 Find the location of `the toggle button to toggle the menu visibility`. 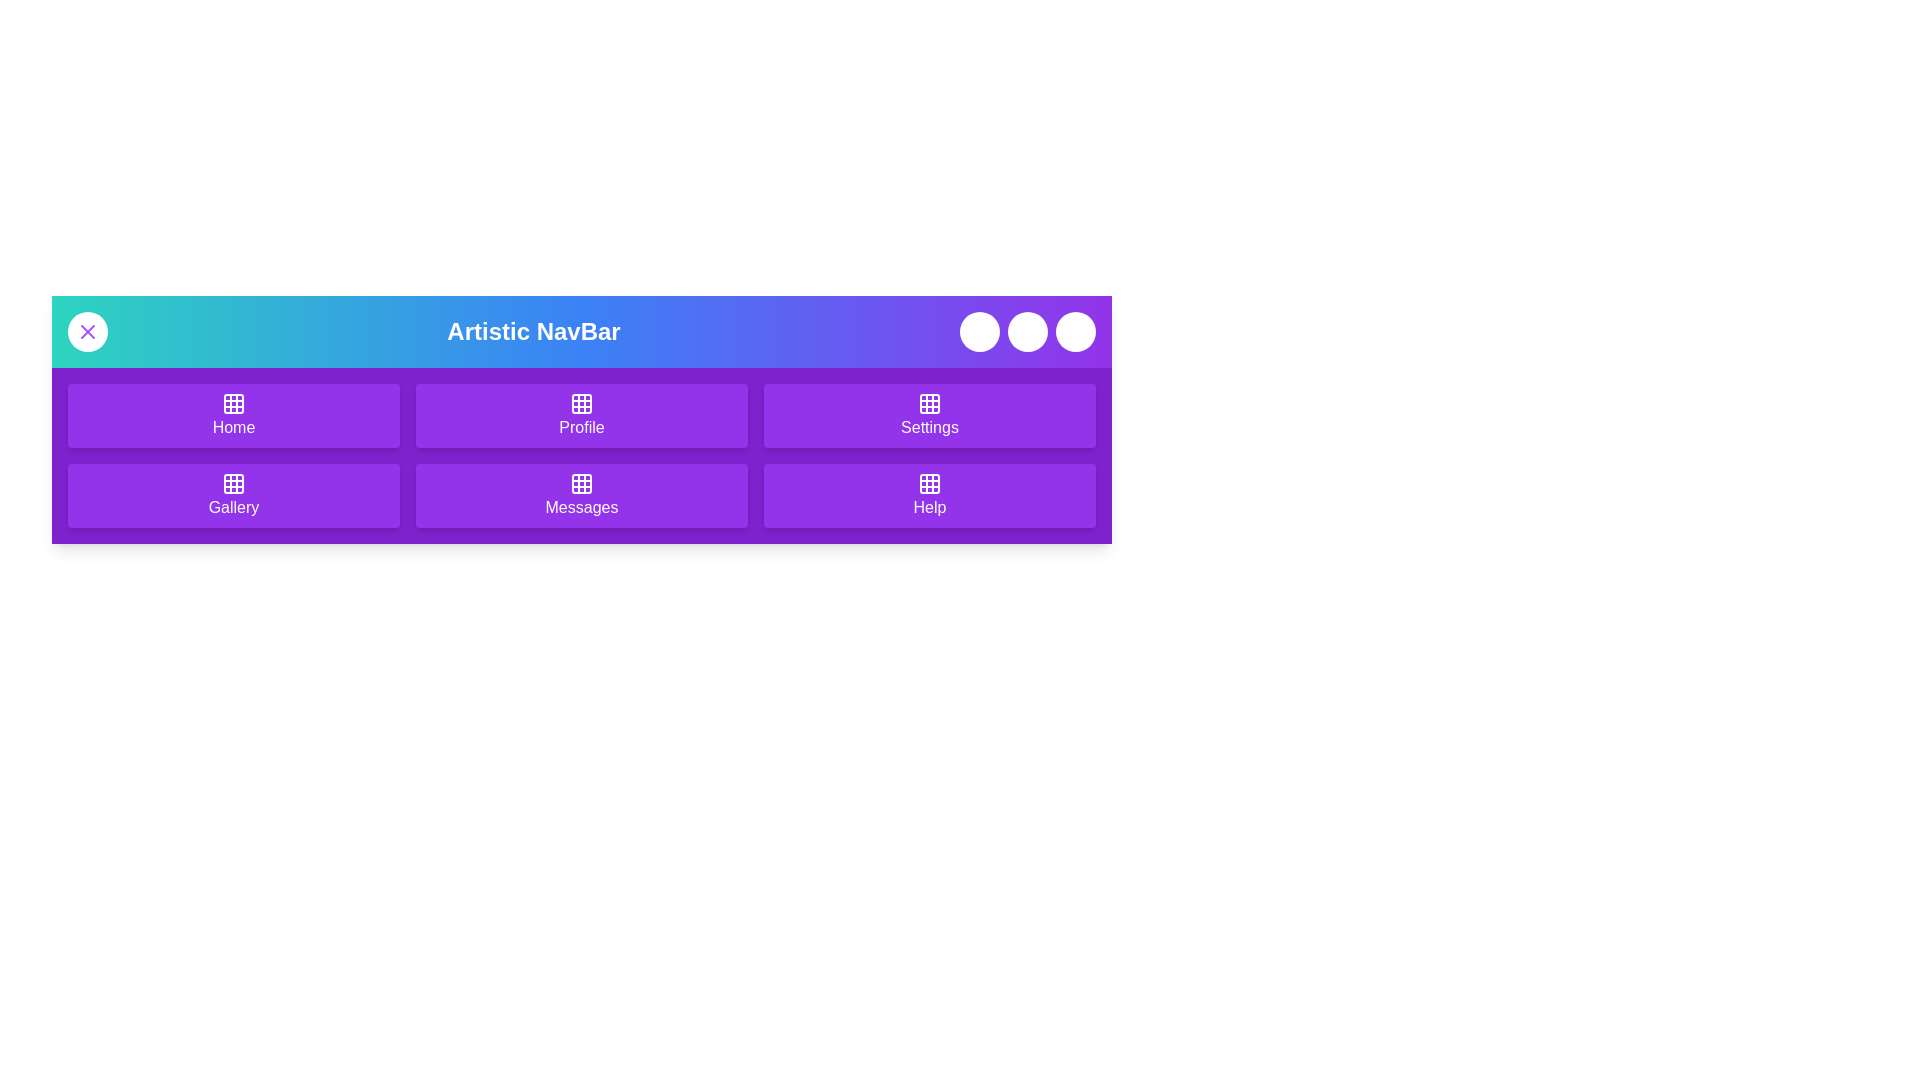

the toggle button to toggle the menu visibility is located at coordinates (86, 330).